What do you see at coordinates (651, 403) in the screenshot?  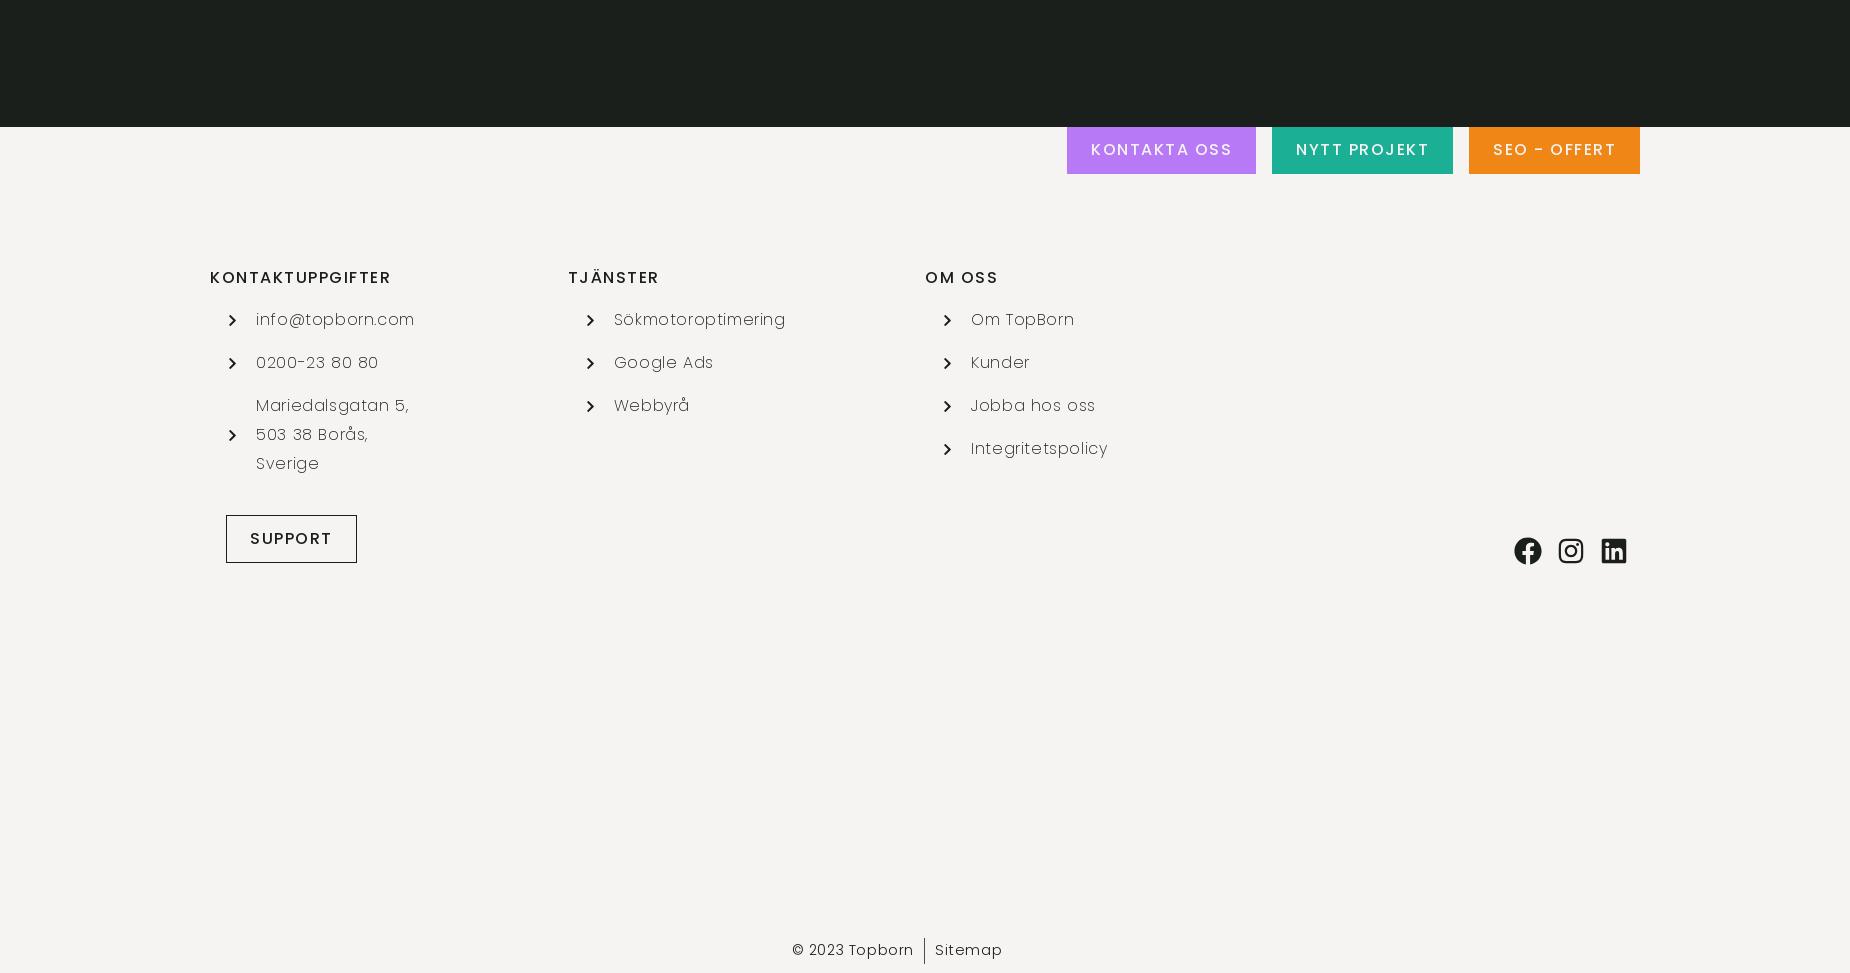 I see `'Webbyrå'` at bounding box center [651, 403].